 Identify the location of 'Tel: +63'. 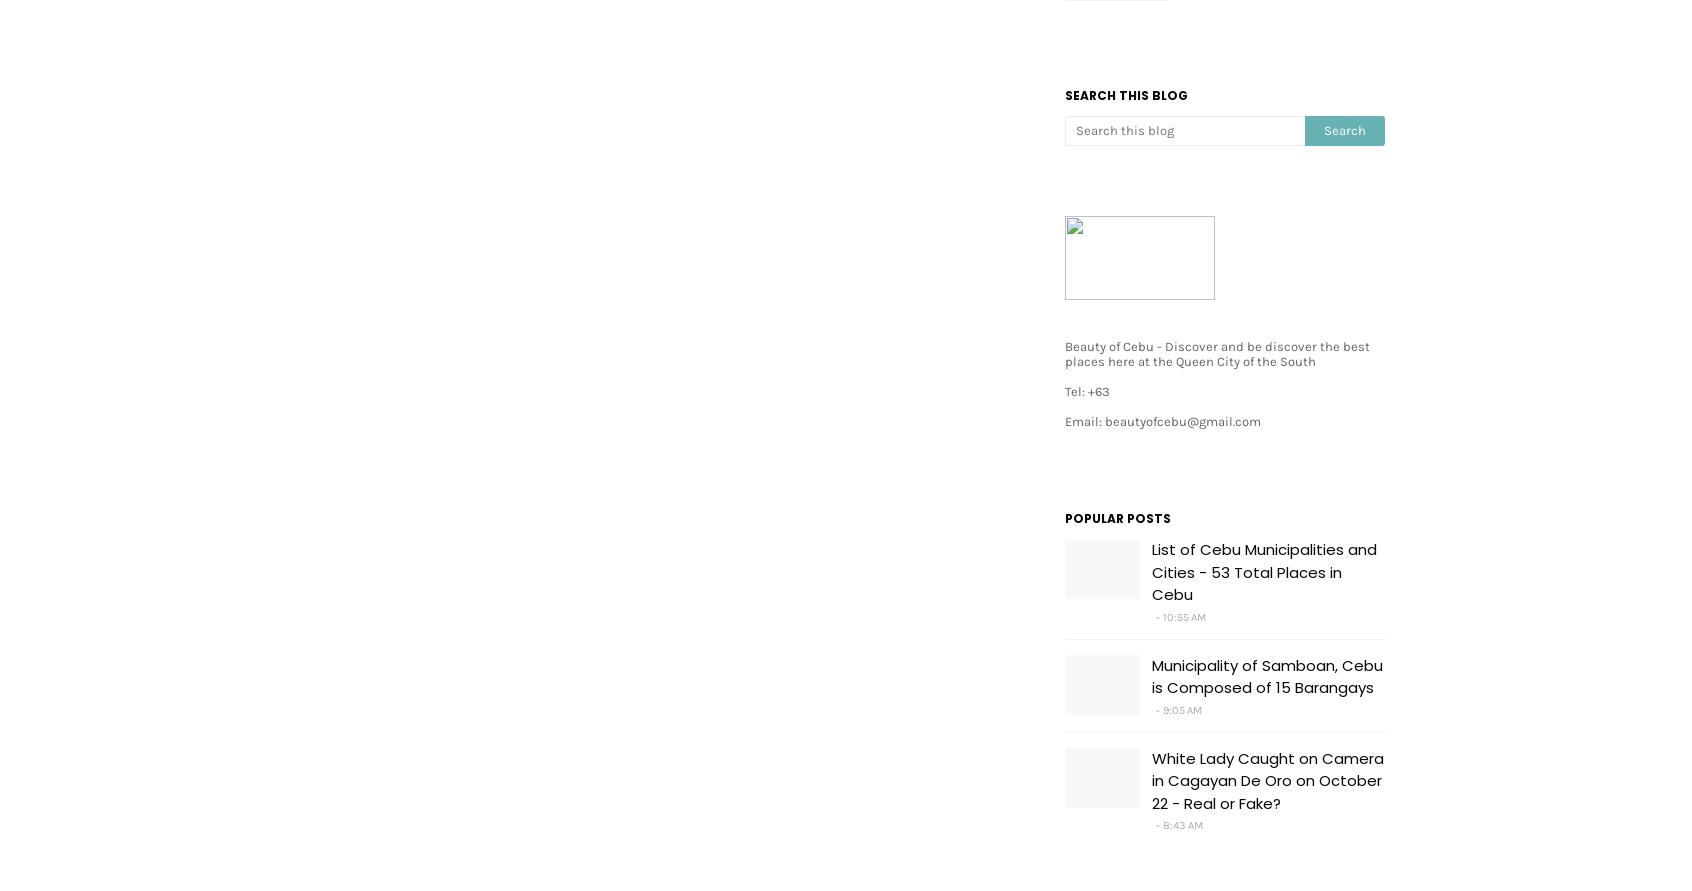
(1087, 391).